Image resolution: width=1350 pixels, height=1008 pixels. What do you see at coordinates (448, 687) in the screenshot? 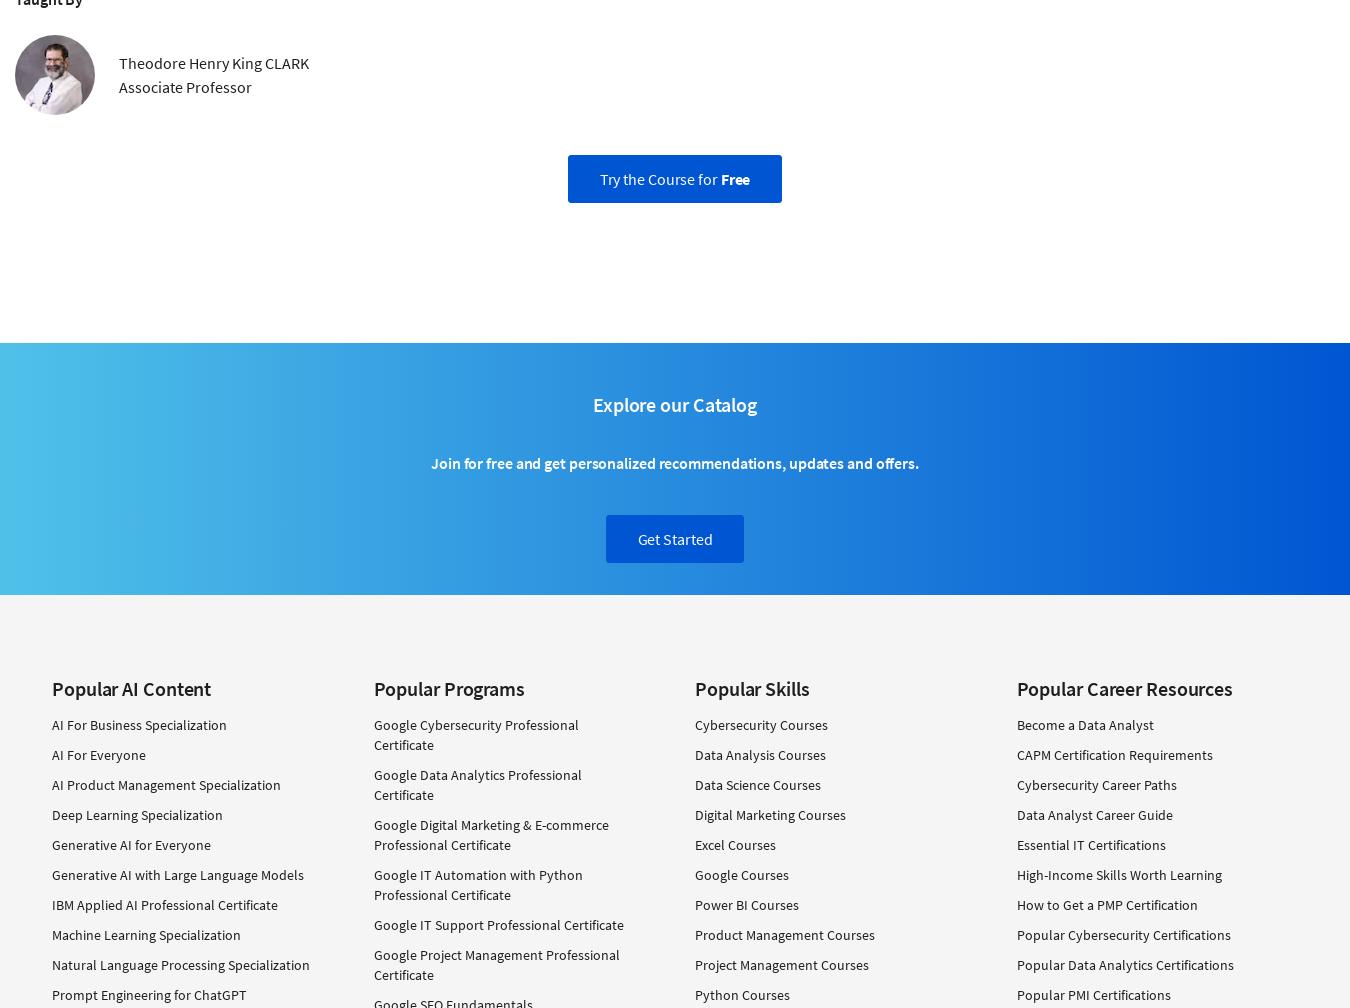
I see `'Popular Programs'` at bounding box center [448, 687].